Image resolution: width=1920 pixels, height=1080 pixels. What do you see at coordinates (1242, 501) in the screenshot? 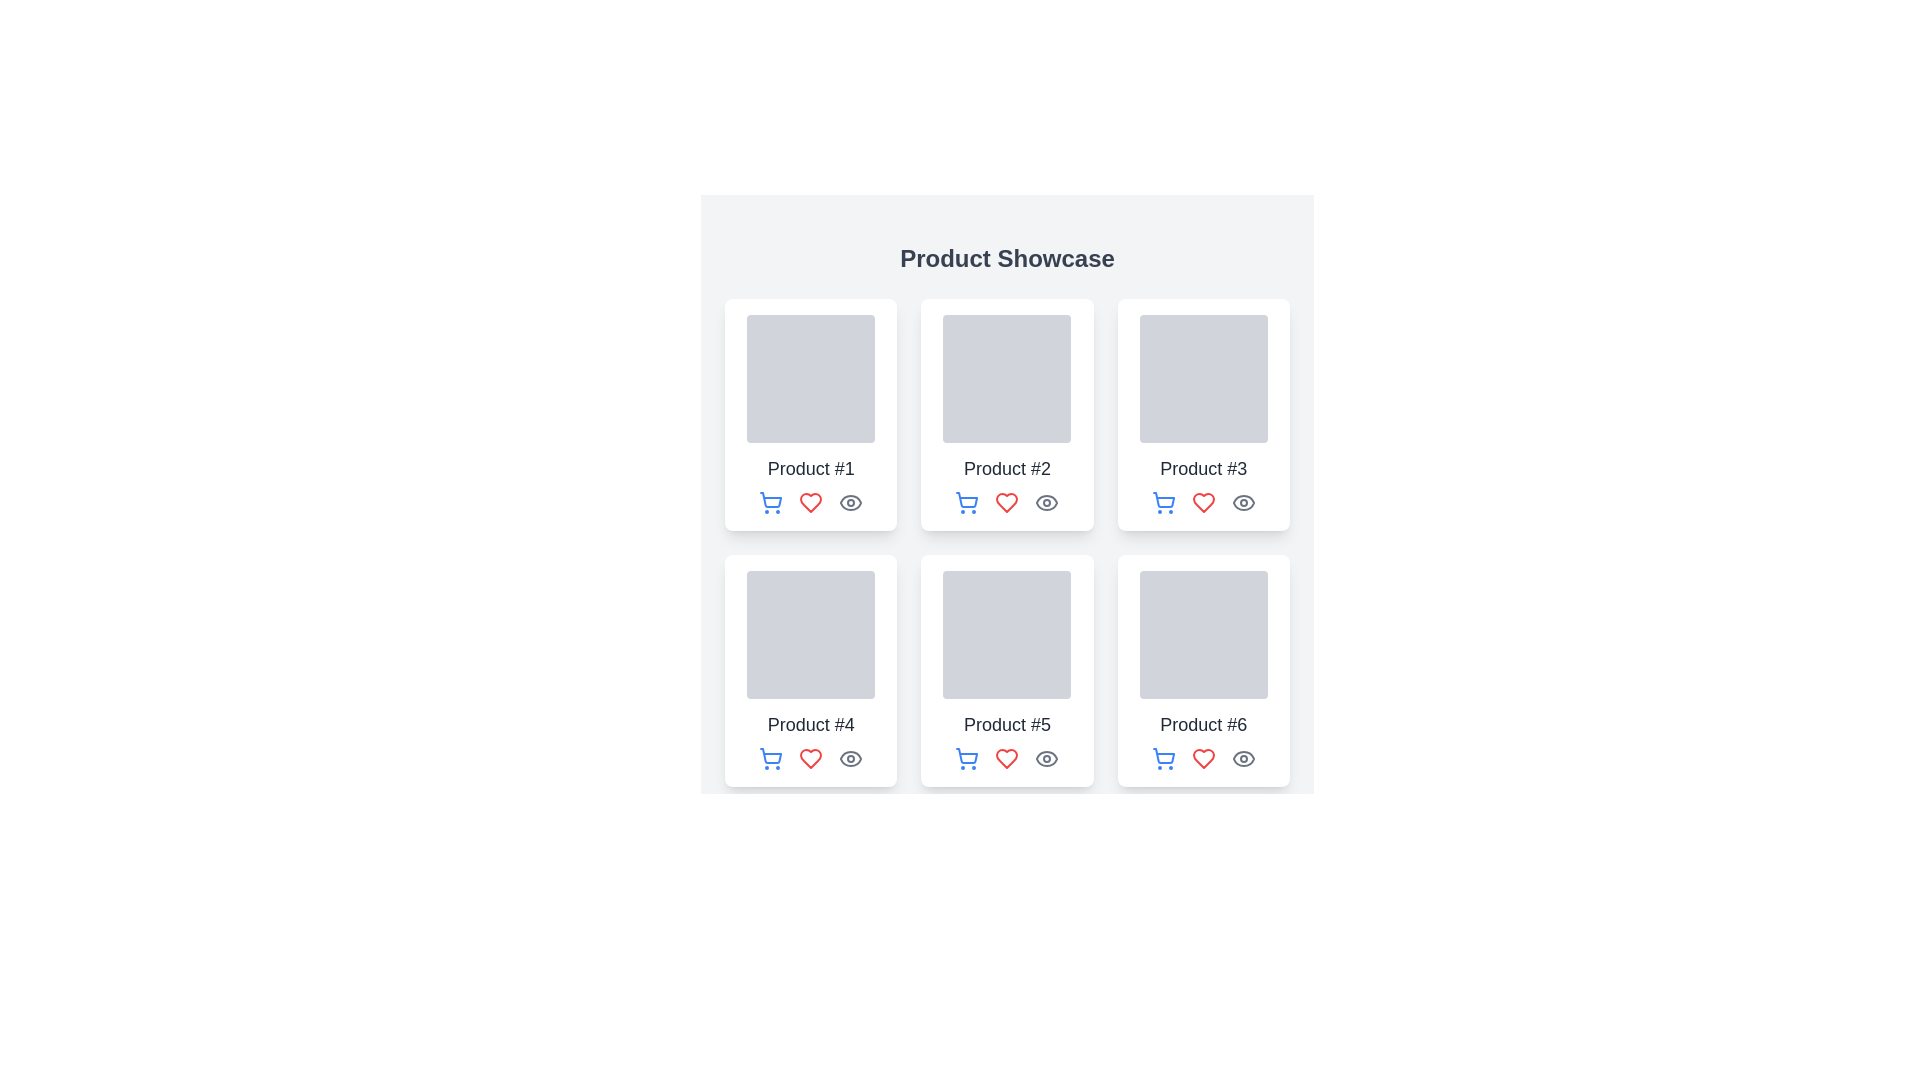
I see `the eye-shaped icon located at the bottom-right corner of the 'Product #3' card` at bounding box center [1242, 501].